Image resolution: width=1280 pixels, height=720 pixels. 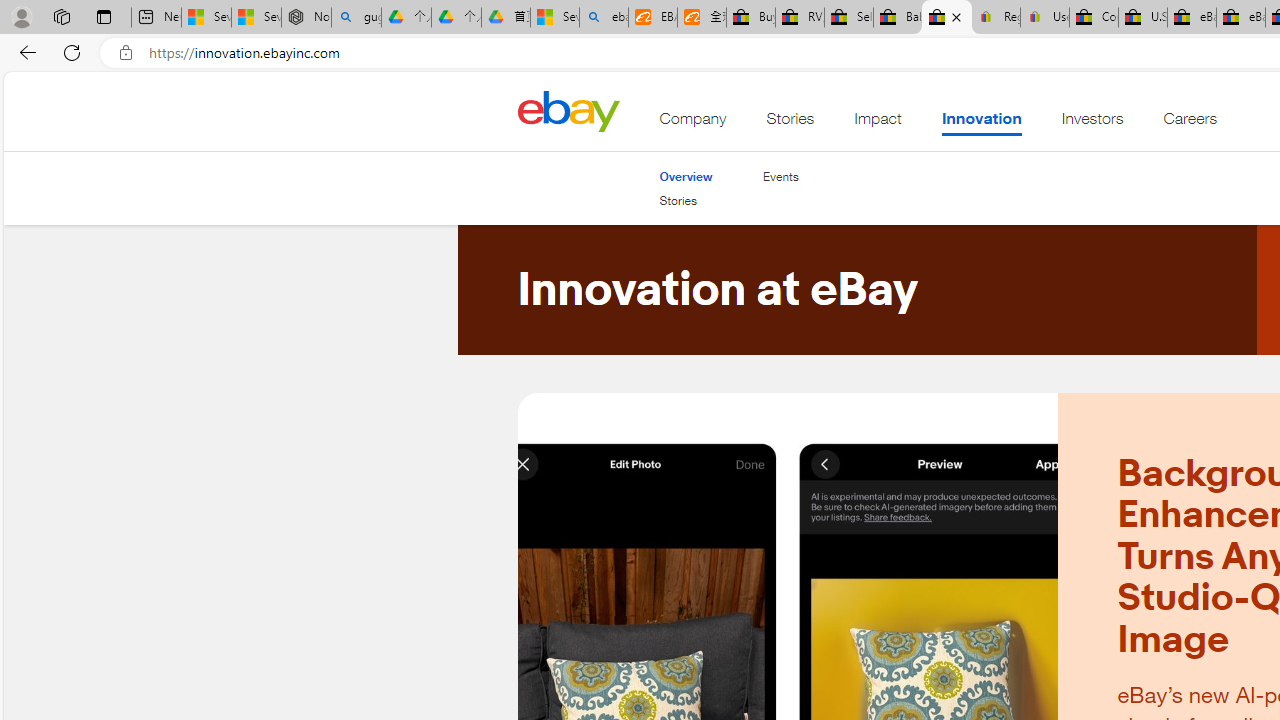 What do you see at coordinates (981, 123) in the screenshot?
I see `'Innovation'` at bounding box center [981, 123].